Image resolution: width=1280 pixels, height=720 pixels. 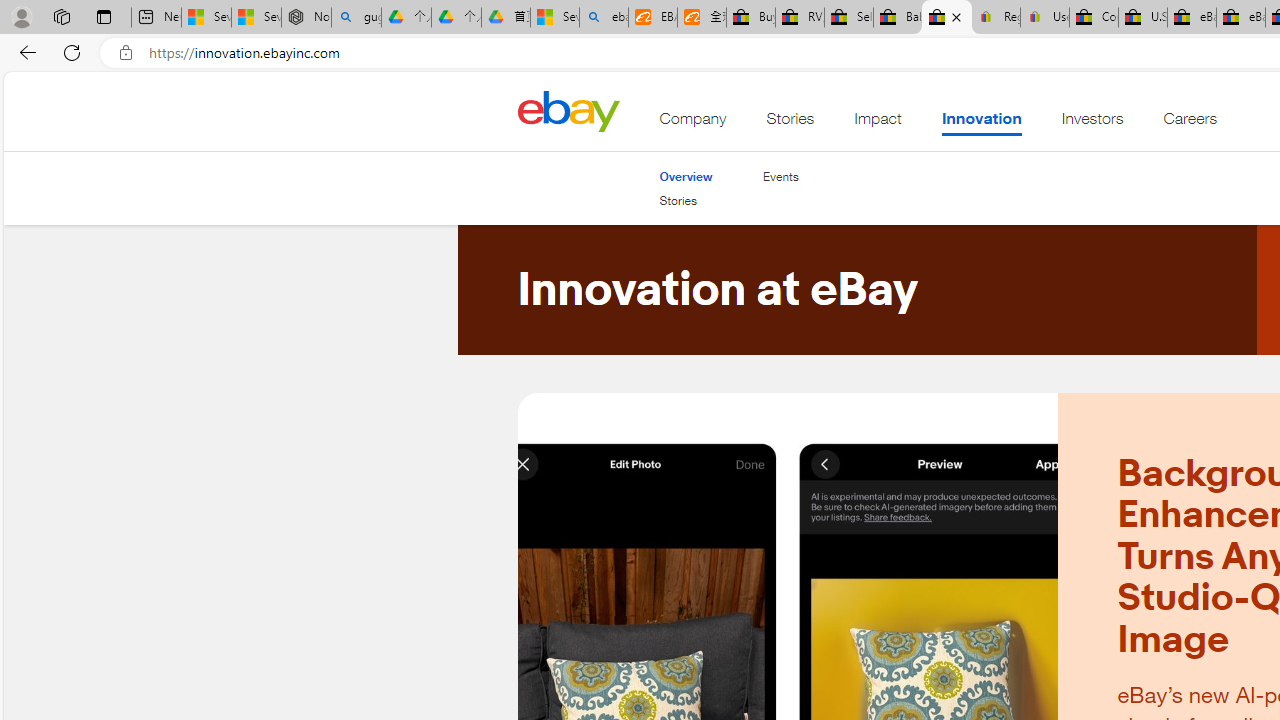 What do you see at coordinates (981, 123) in the screenshot?
I see `'Innovation'` at bounding box center [981, 123].